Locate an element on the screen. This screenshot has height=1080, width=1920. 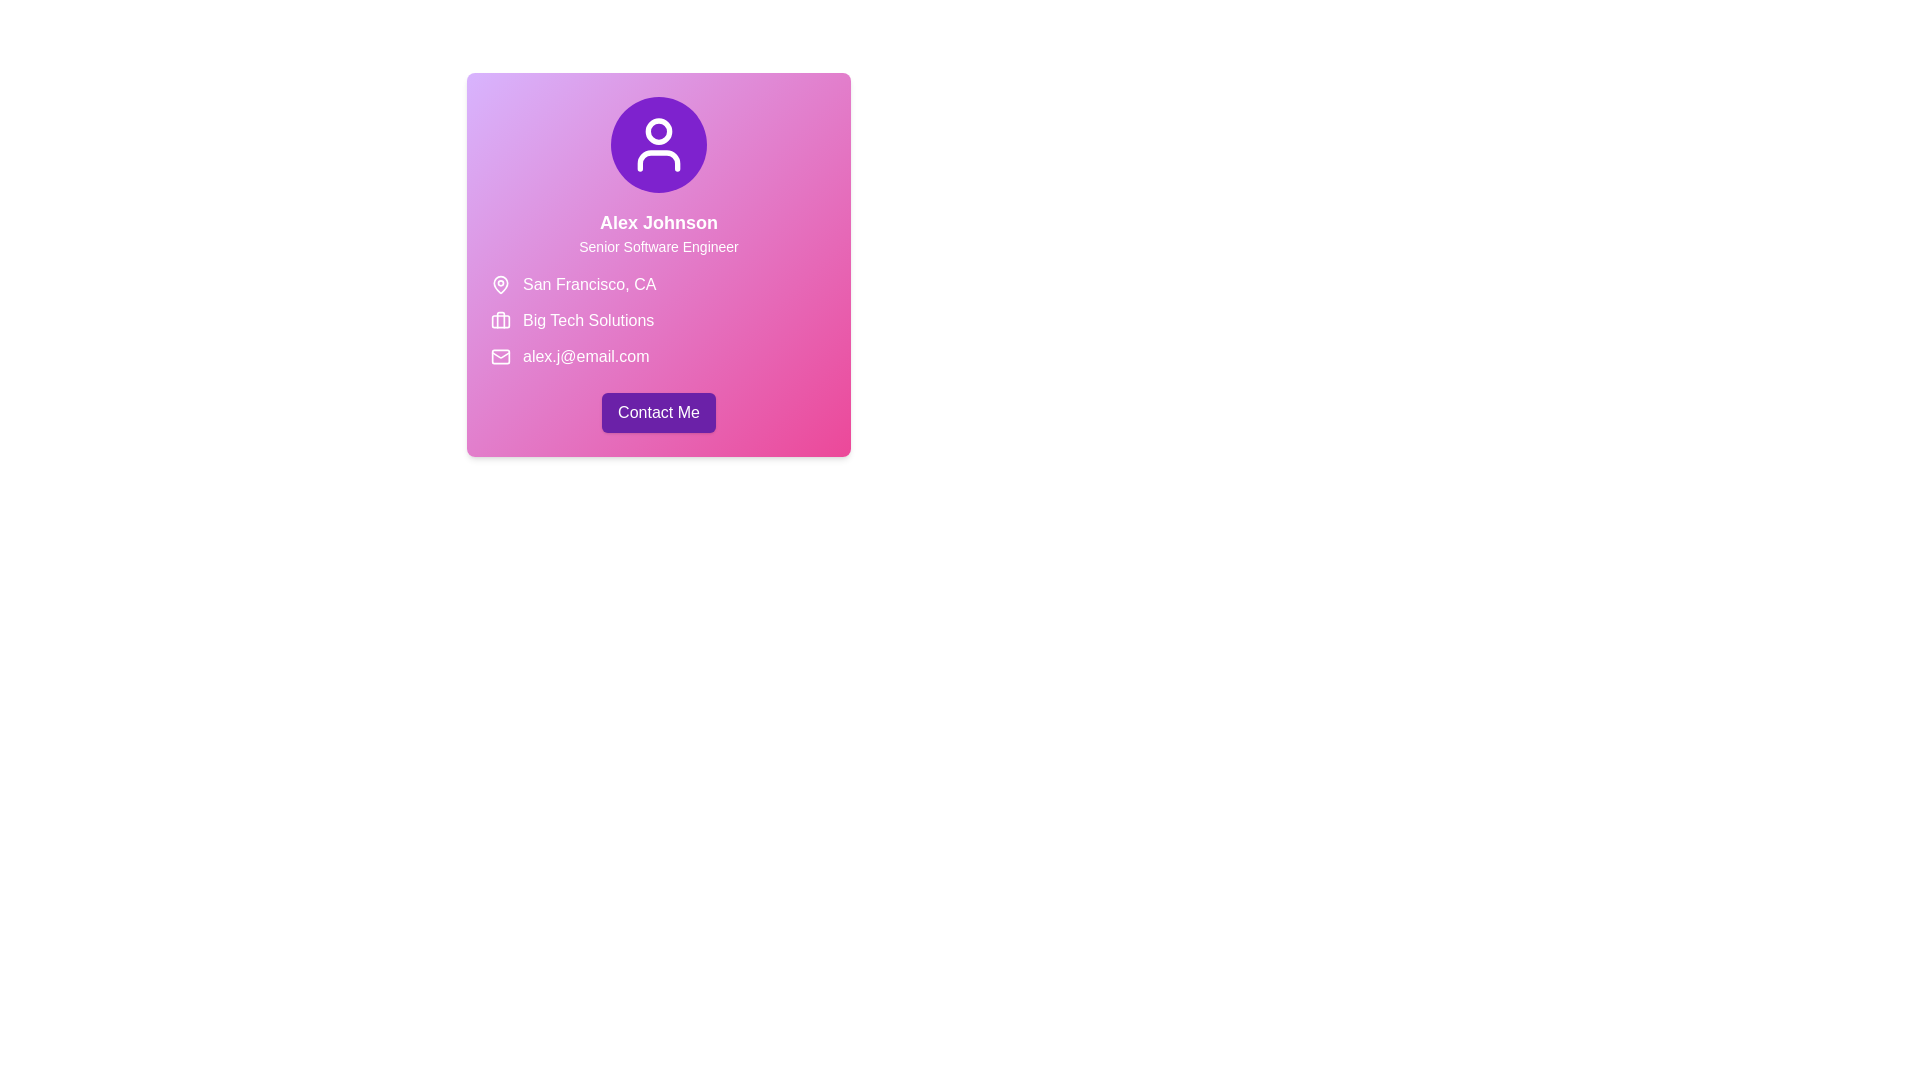
the graphical icon or avatar representing the user Alex Johnson is located at coordinates (658, 144).